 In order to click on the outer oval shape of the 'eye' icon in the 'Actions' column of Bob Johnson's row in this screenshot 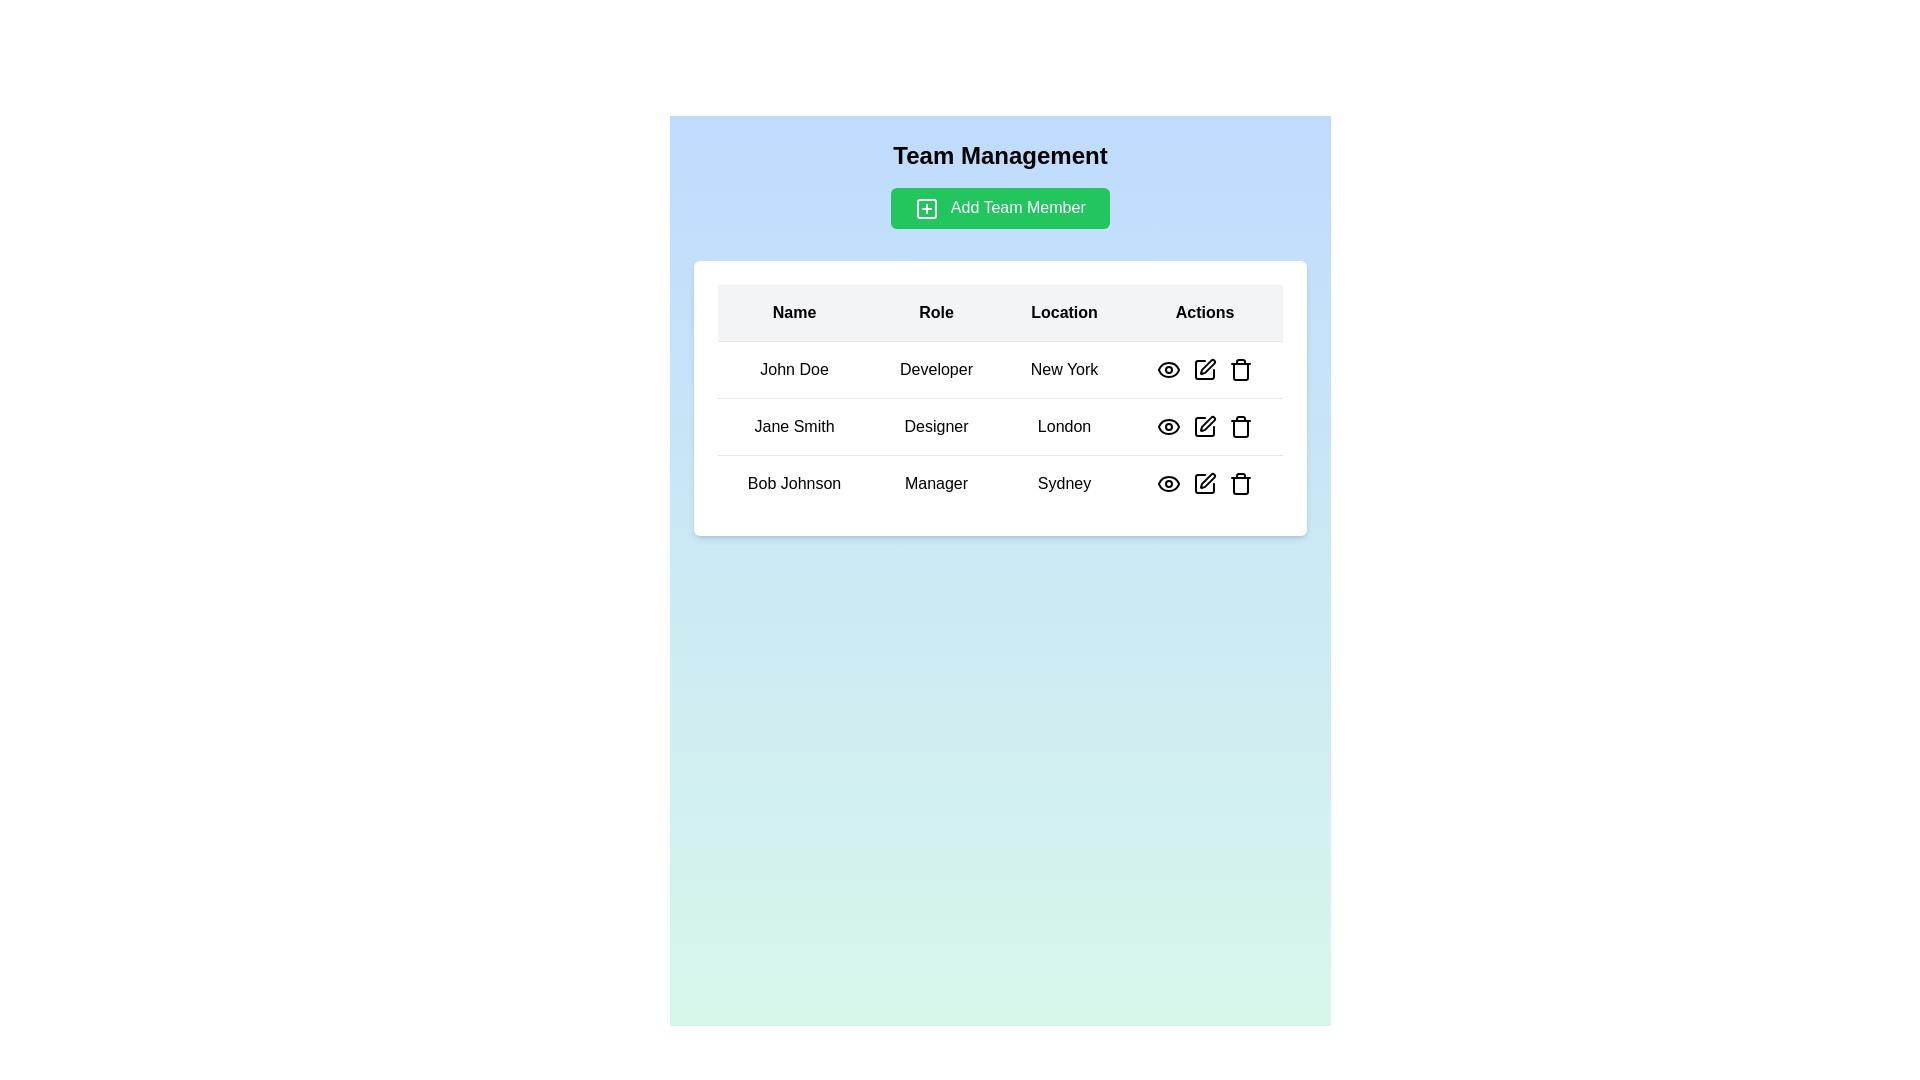, I will do `click(1169, 483)`.